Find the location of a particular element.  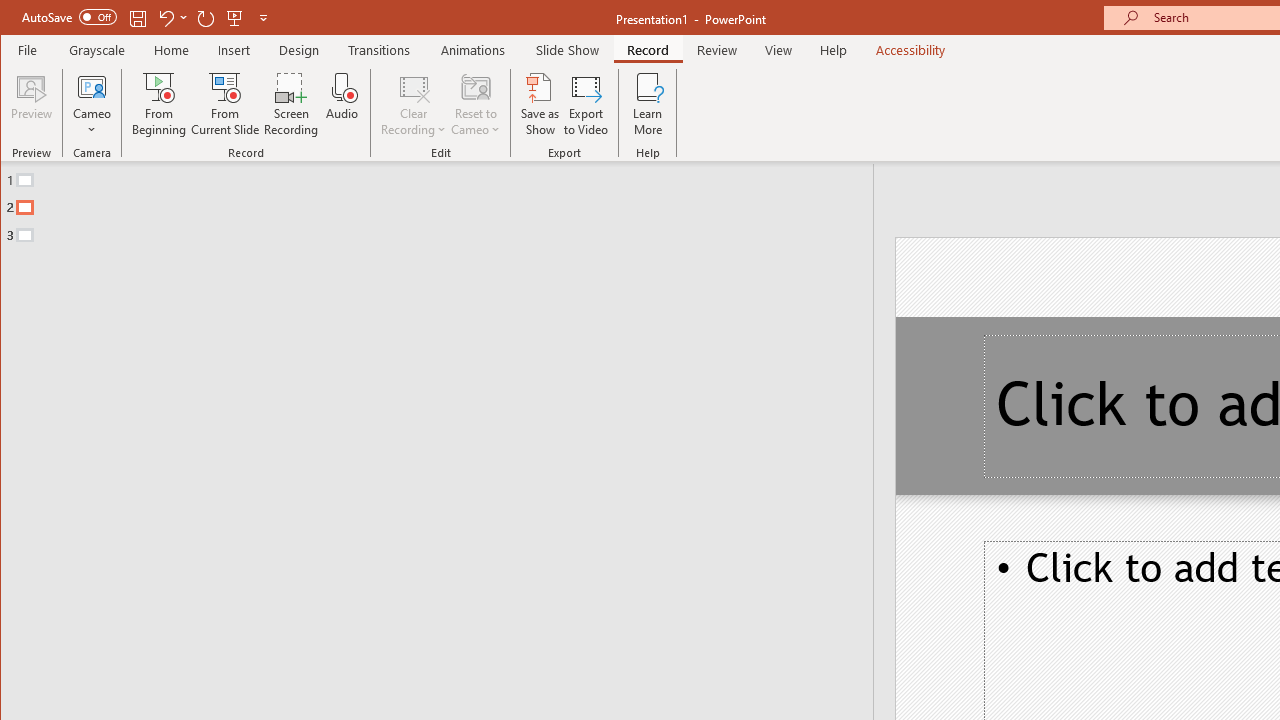

'Learn More' is located at coordinates (648, 104).